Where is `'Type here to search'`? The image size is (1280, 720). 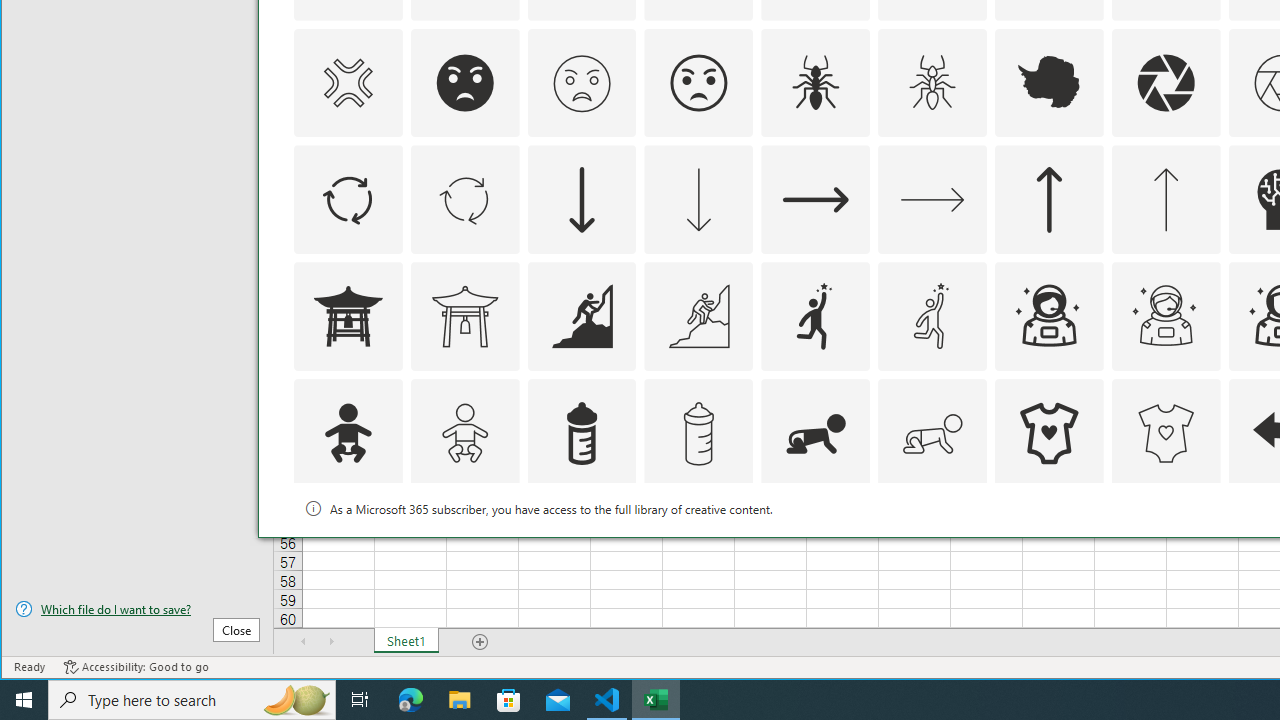
'Type here to search' is located at coordinates (192, 698).